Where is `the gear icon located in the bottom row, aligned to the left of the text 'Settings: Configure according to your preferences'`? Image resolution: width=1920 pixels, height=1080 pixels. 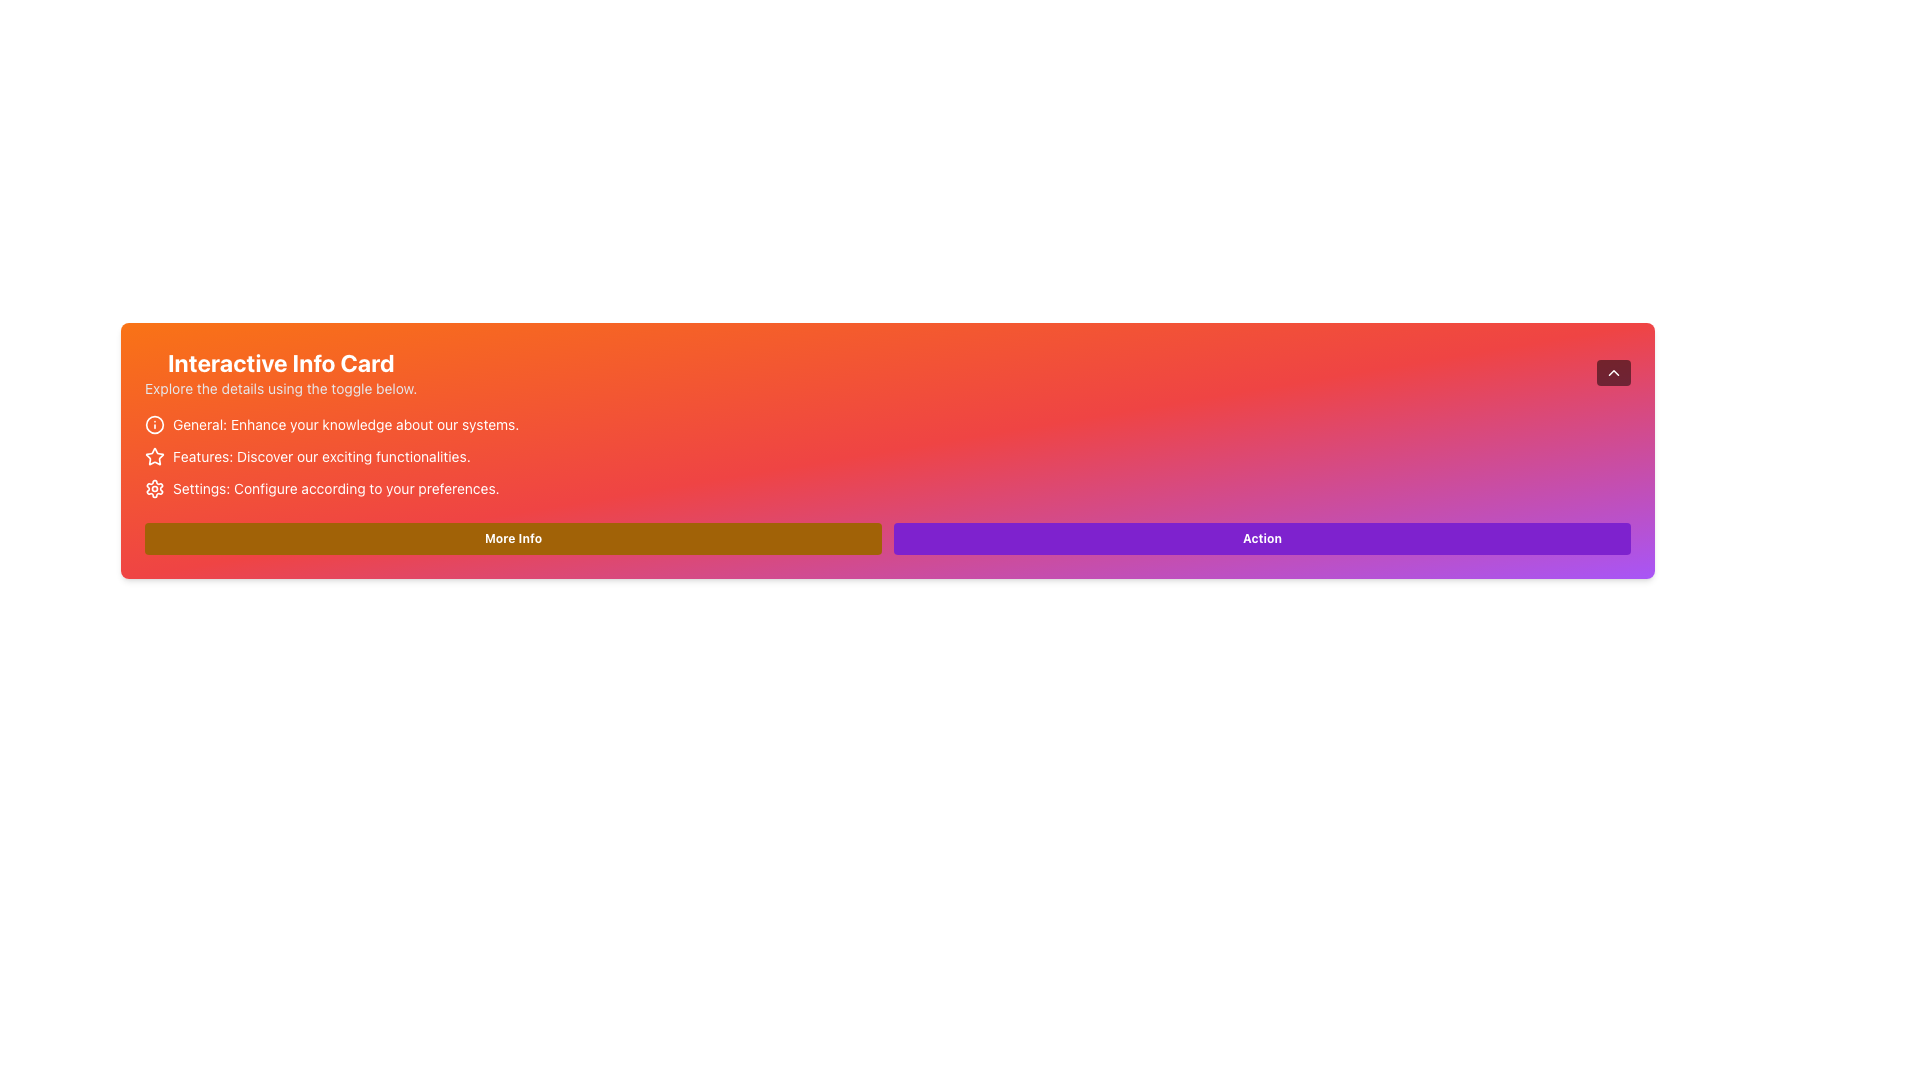 the gear icon located in the bottom row, aligned to the left of the text 'Settings: Configure according to your preferences' is located at coordinates (153, 489).